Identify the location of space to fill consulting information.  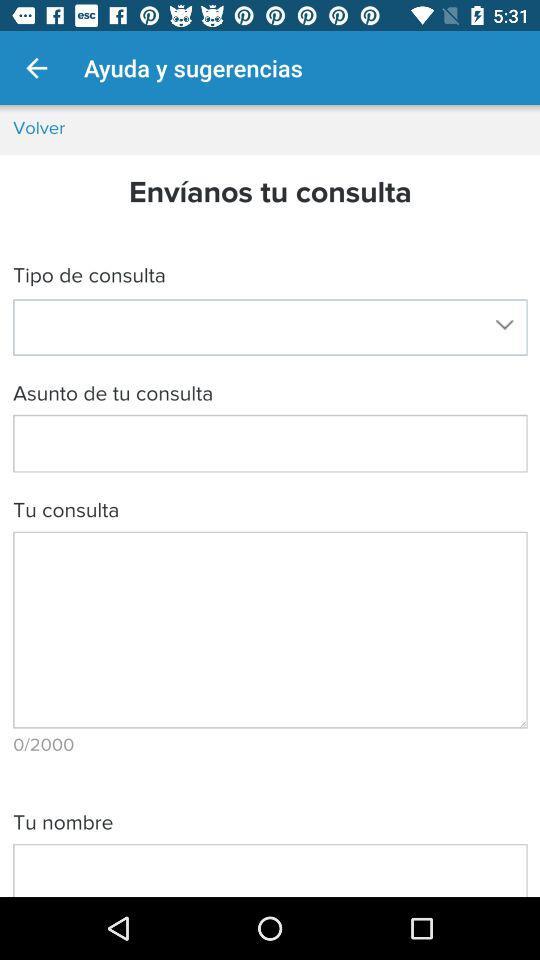
(270, 500).